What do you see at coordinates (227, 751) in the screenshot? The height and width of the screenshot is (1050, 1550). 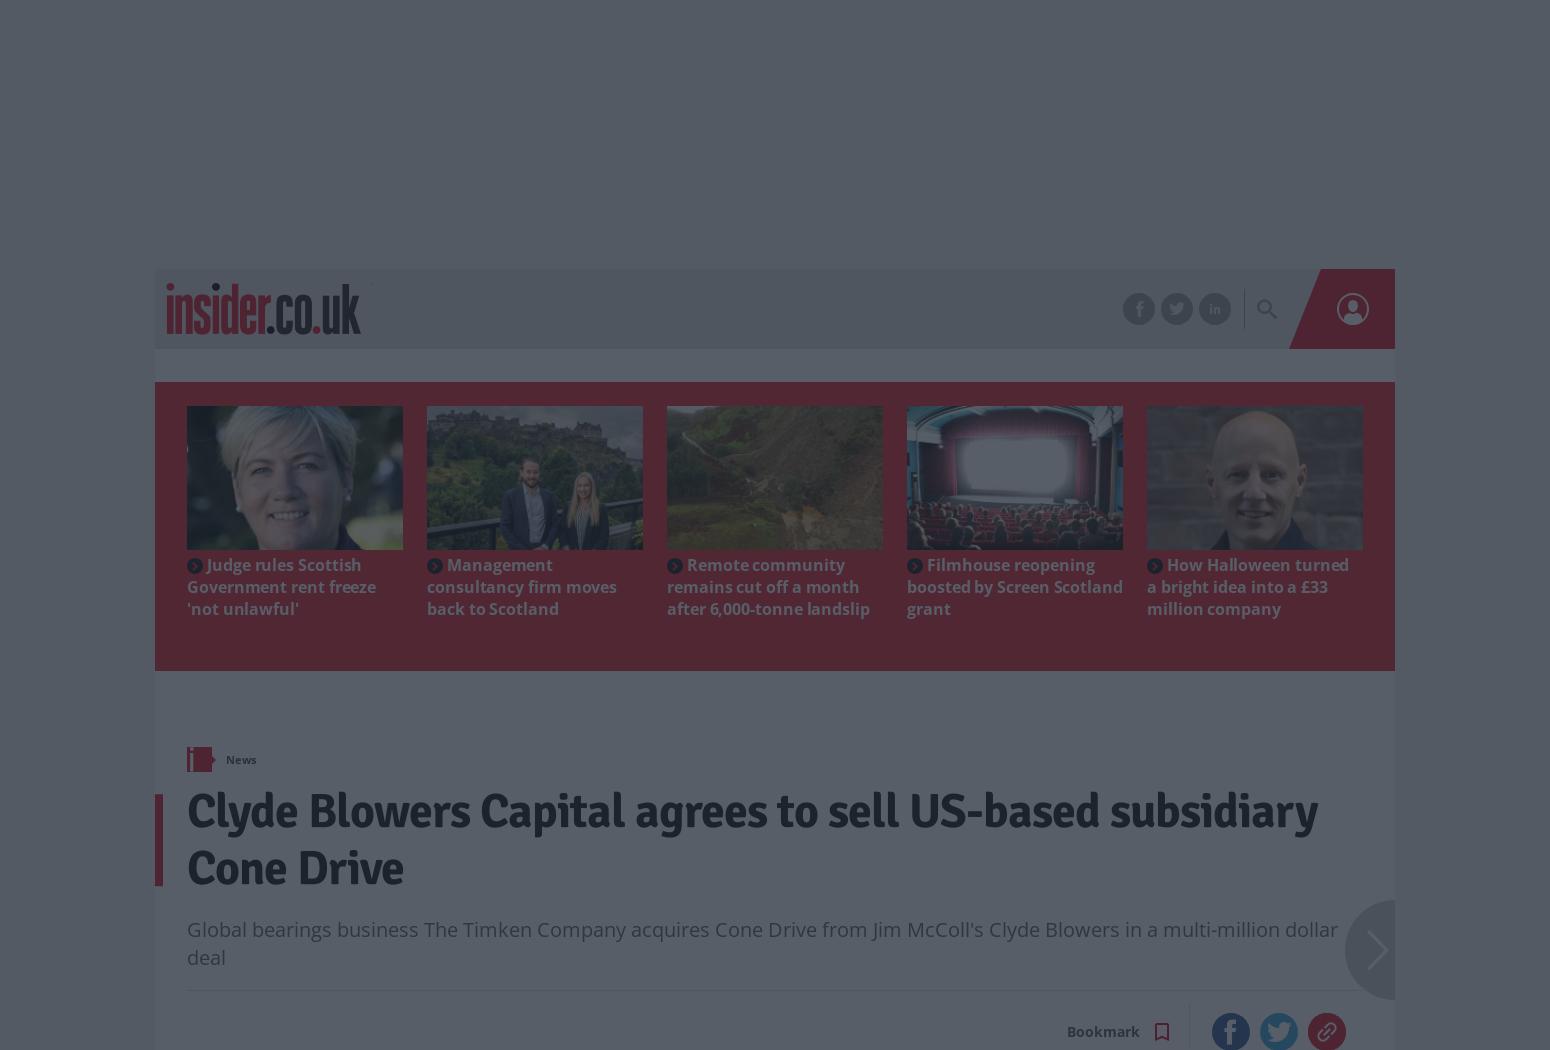 I see `'Home'` at bounding box center [227, 751].